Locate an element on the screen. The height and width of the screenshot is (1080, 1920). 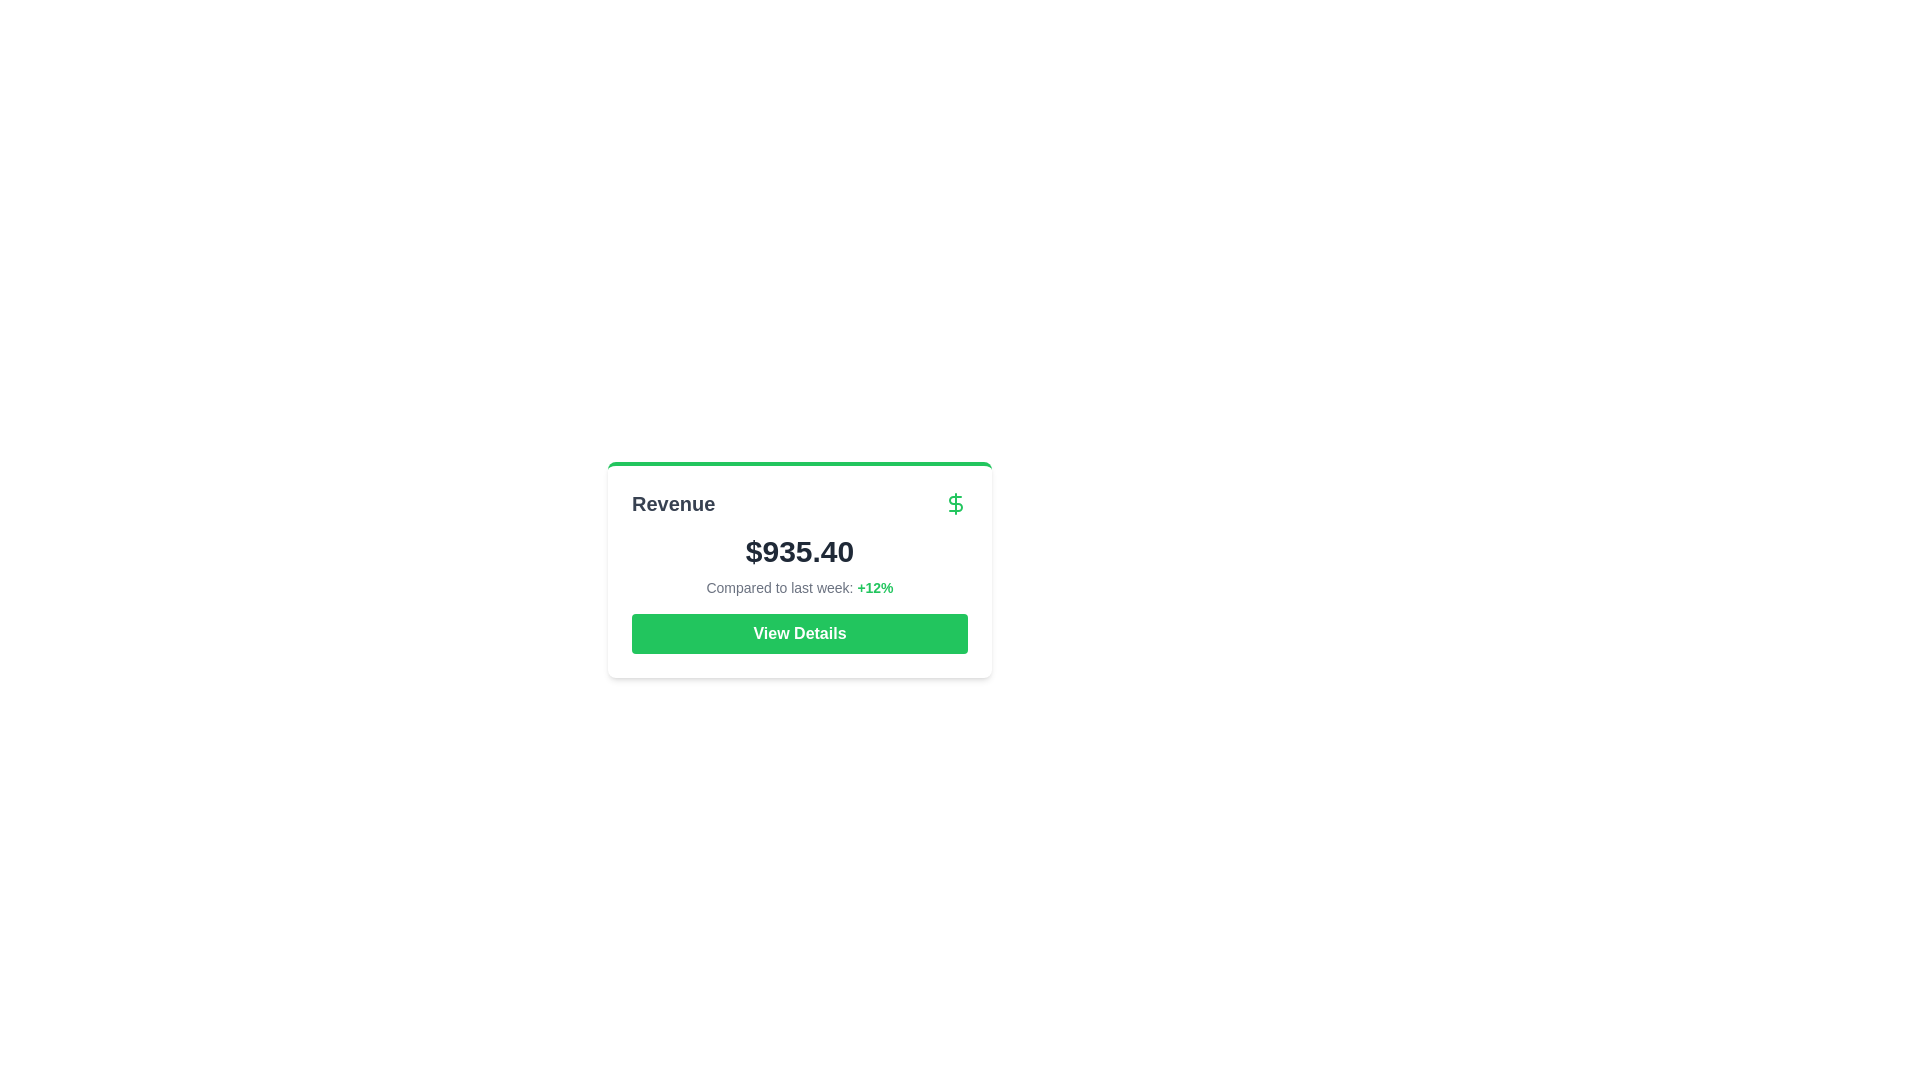
the green button labeled 'View Details' located at the bottom of the 'Revenue' card is located at coordinates (800, 633).